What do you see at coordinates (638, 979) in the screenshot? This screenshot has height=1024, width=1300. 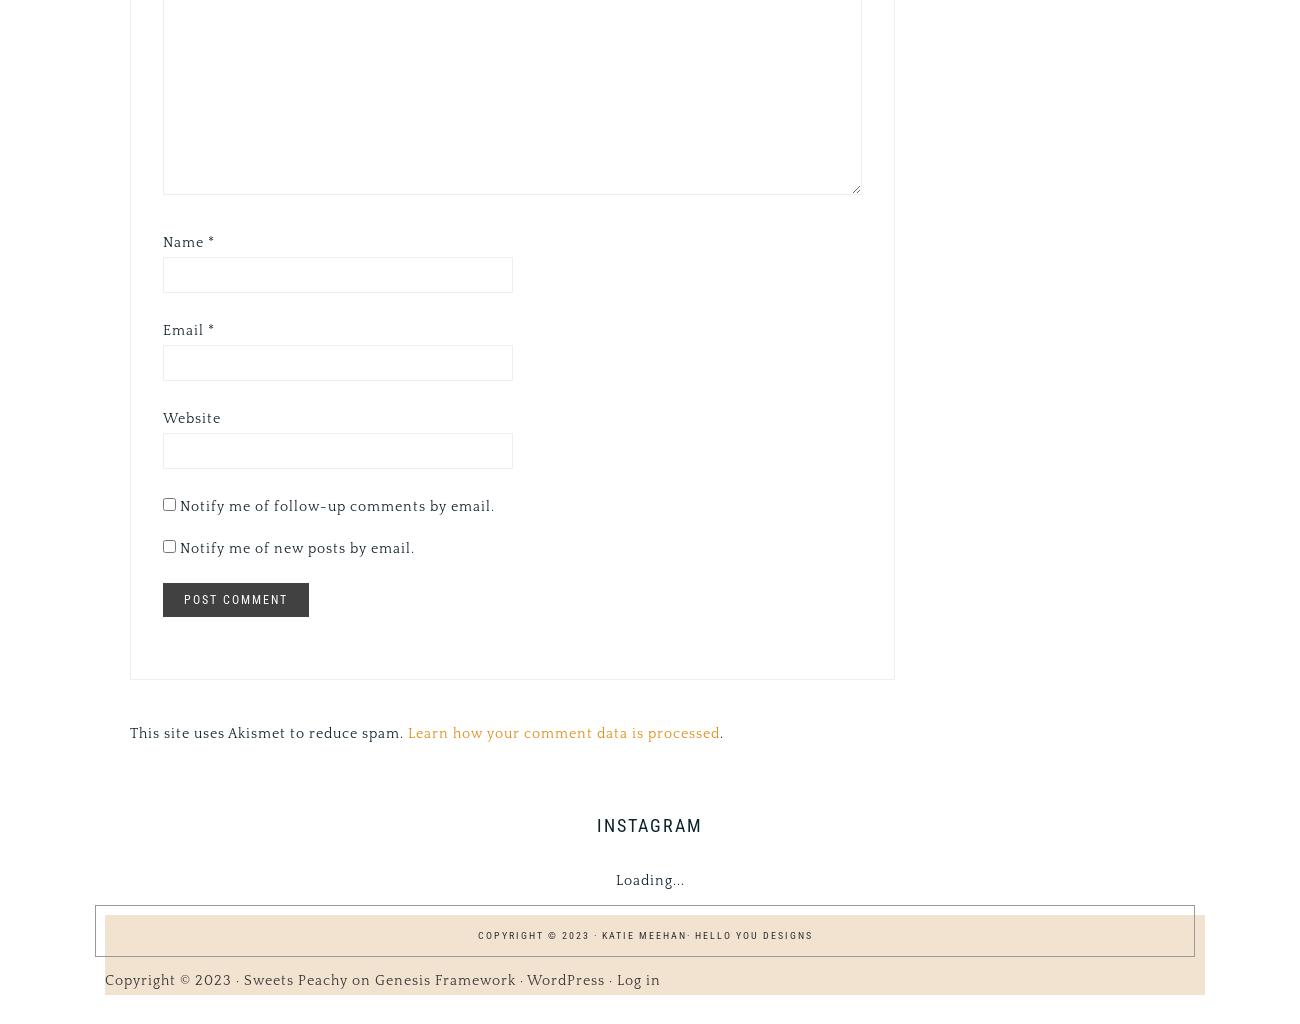 I see `'Log in'` at bounding box center [638, 979].